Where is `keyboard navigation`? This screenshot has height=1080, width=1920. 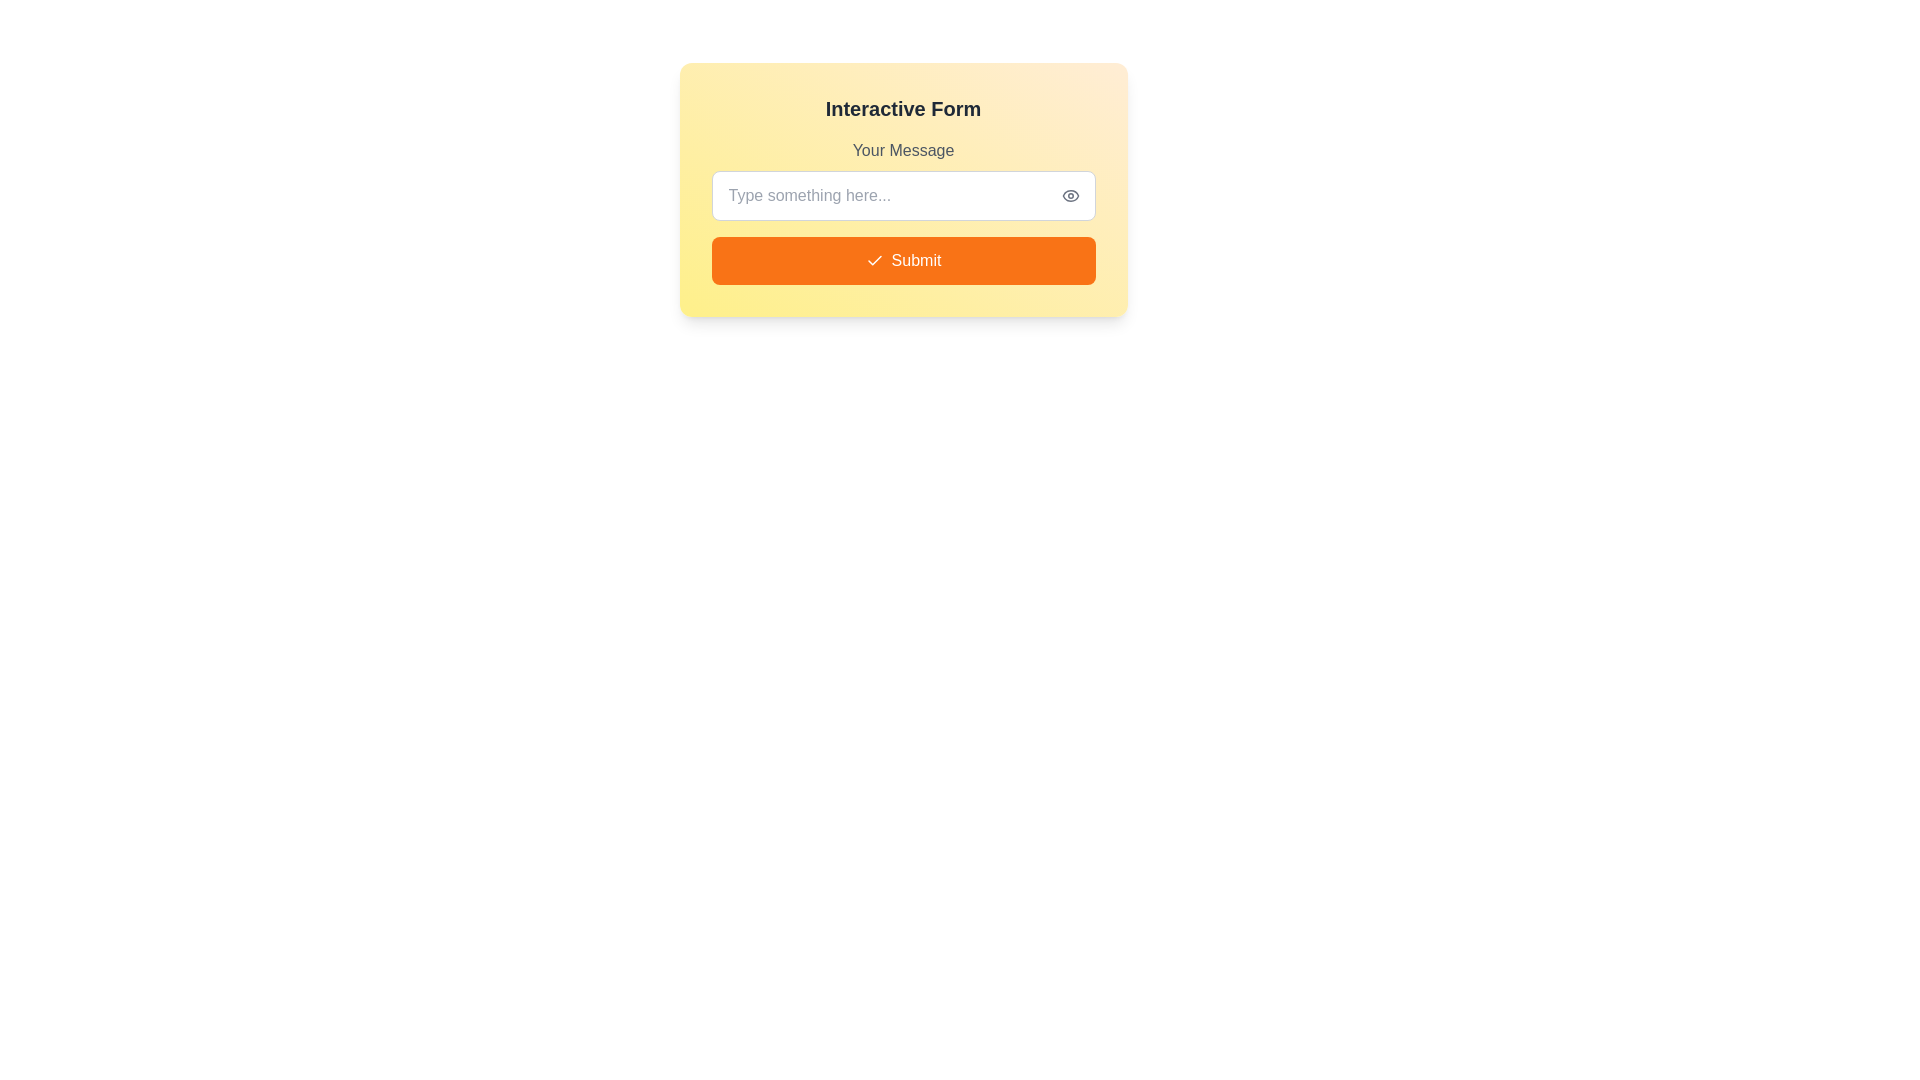
keyboard navigation is located at coordinates (902, 260).